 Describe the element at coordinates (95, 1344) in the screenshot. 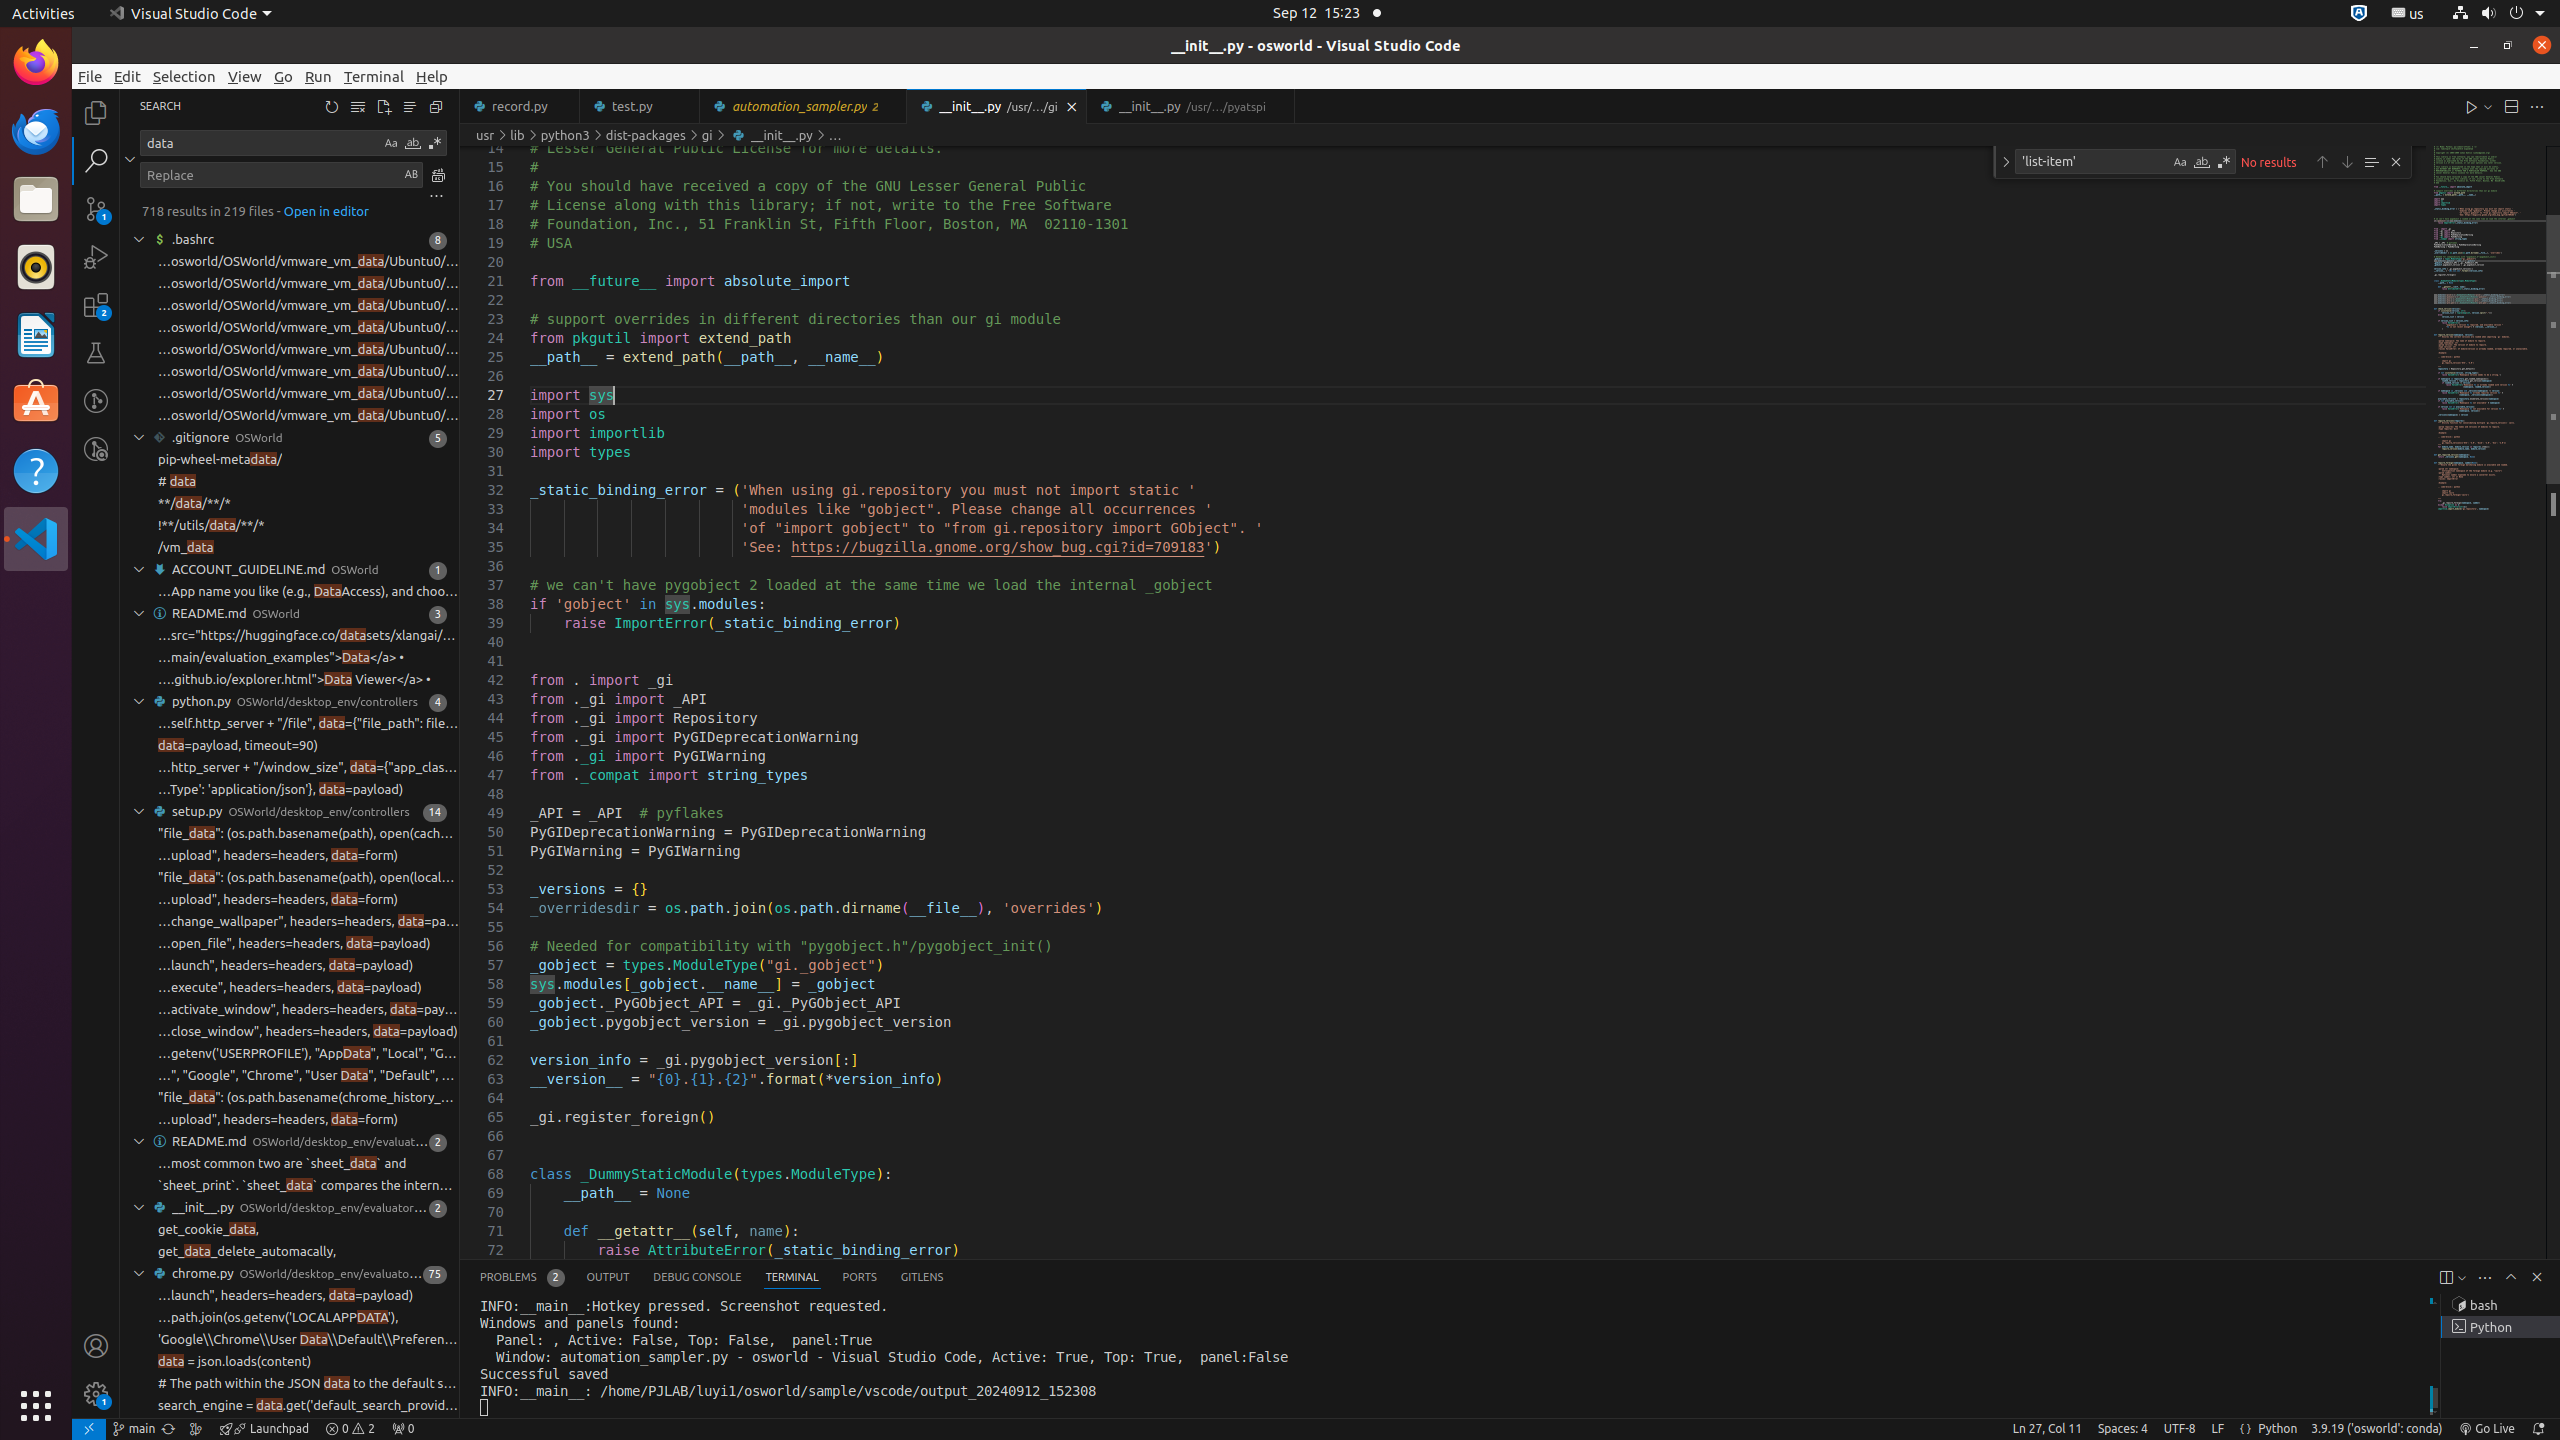

I see `'Accounts'` at that location.